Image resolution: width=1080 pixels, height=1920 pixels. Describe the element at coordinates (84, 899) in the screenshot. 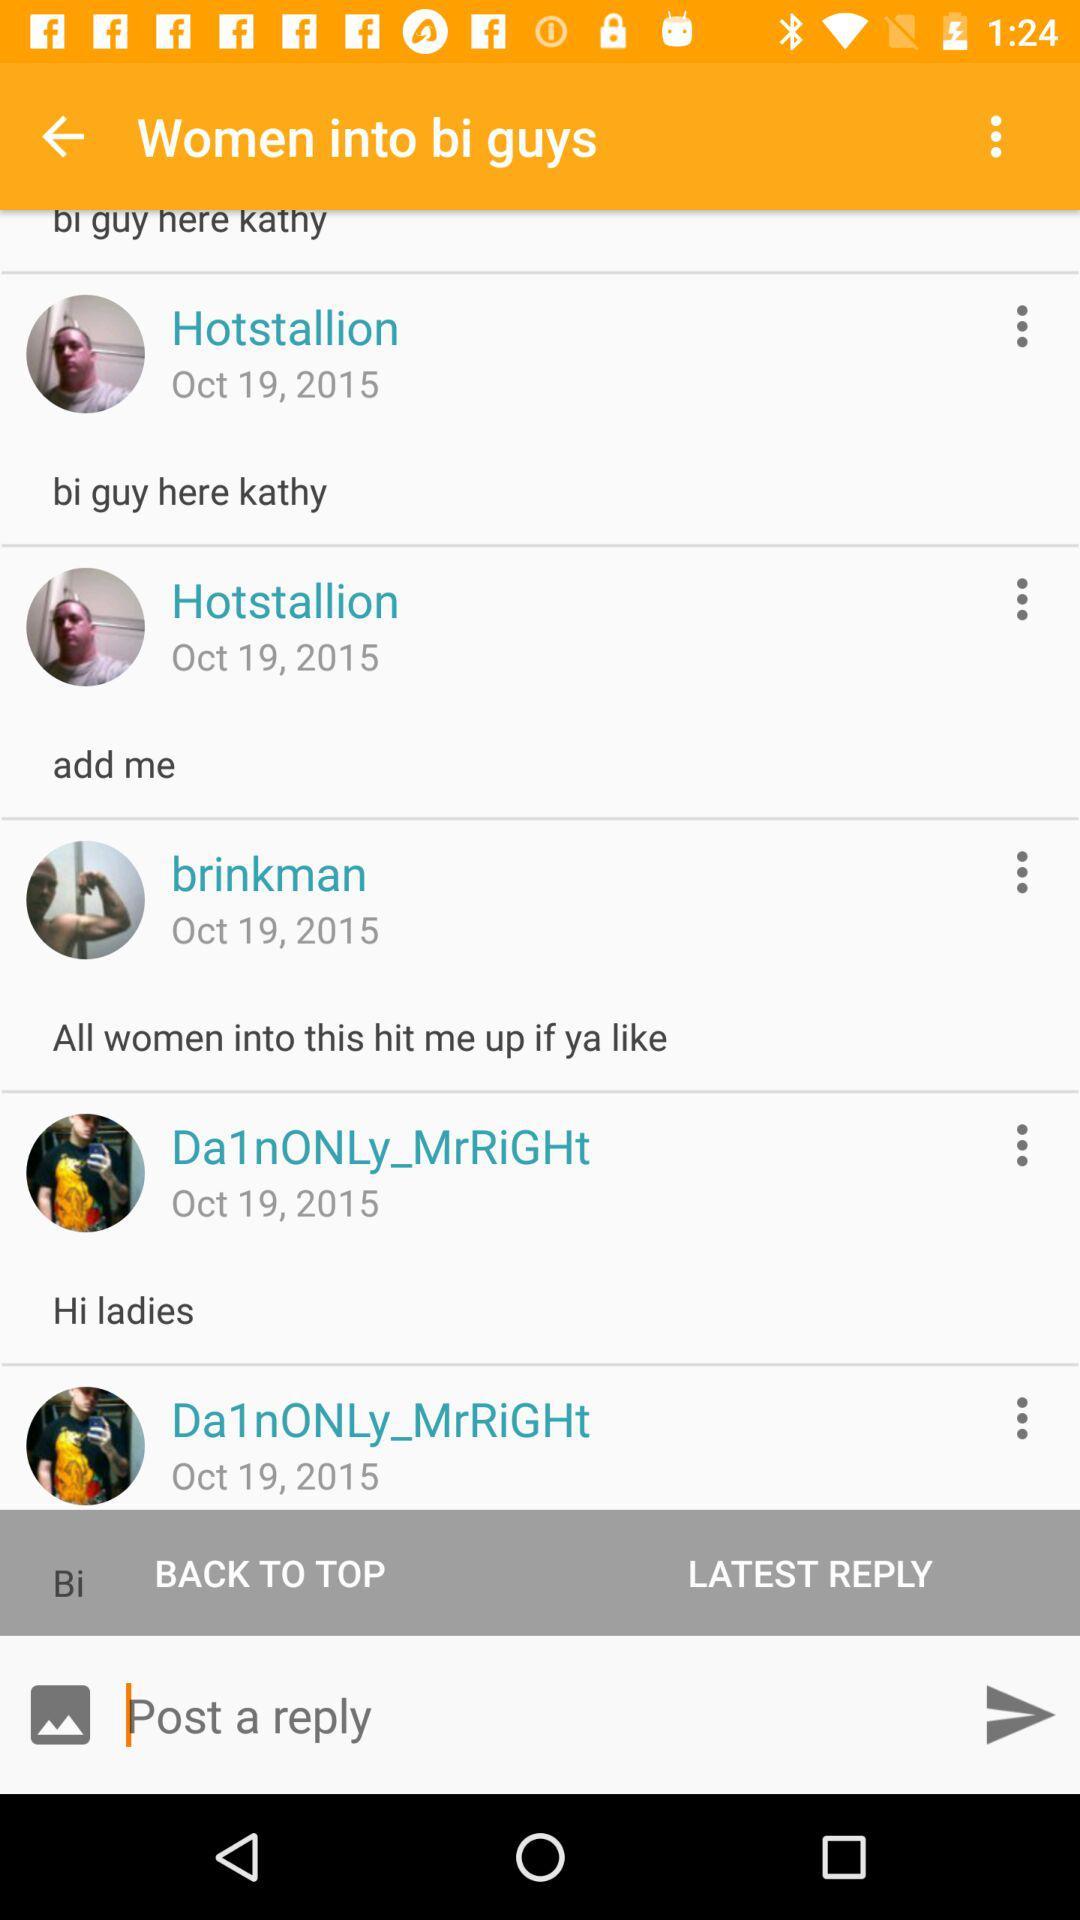

I see `the image is someone 's profile picture and will take you to their profile` at that location.